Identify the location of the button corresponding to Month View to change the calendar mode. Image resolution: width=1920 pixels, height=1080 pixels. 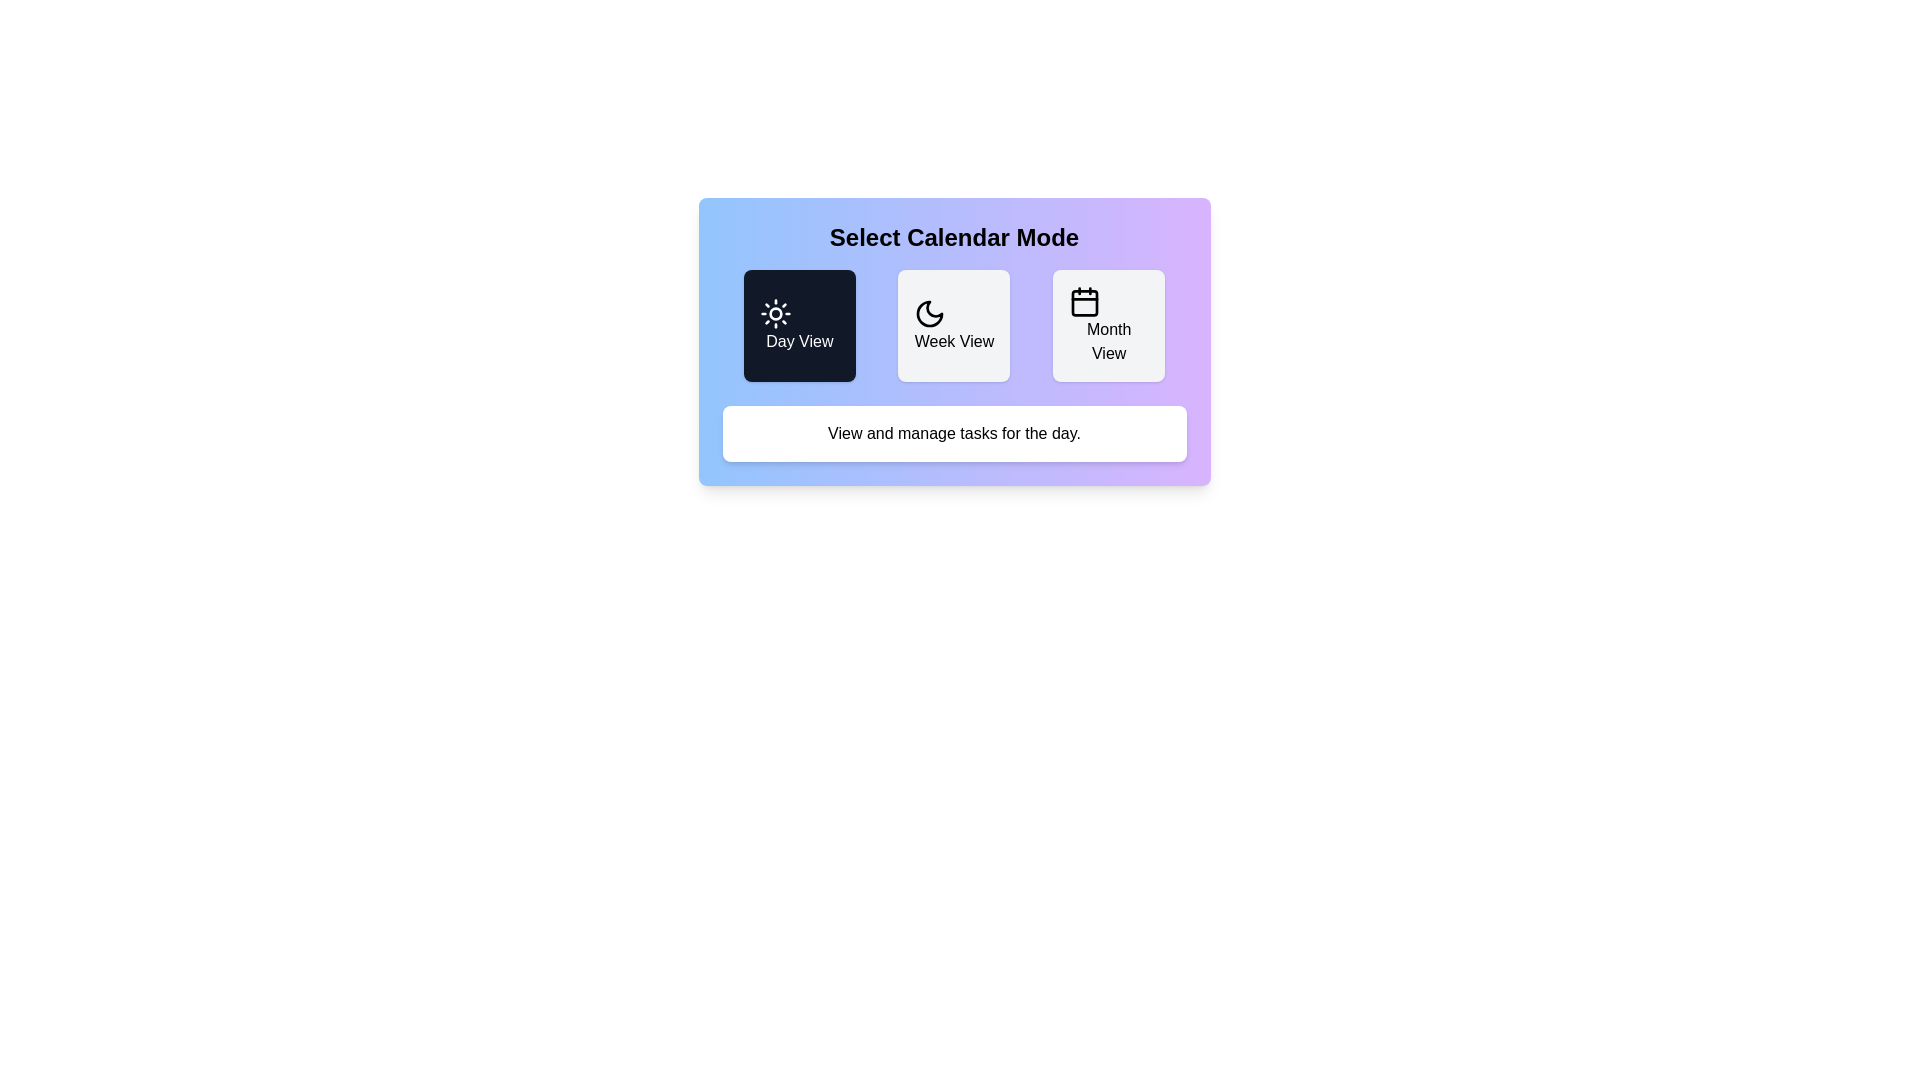
(1108, 325).